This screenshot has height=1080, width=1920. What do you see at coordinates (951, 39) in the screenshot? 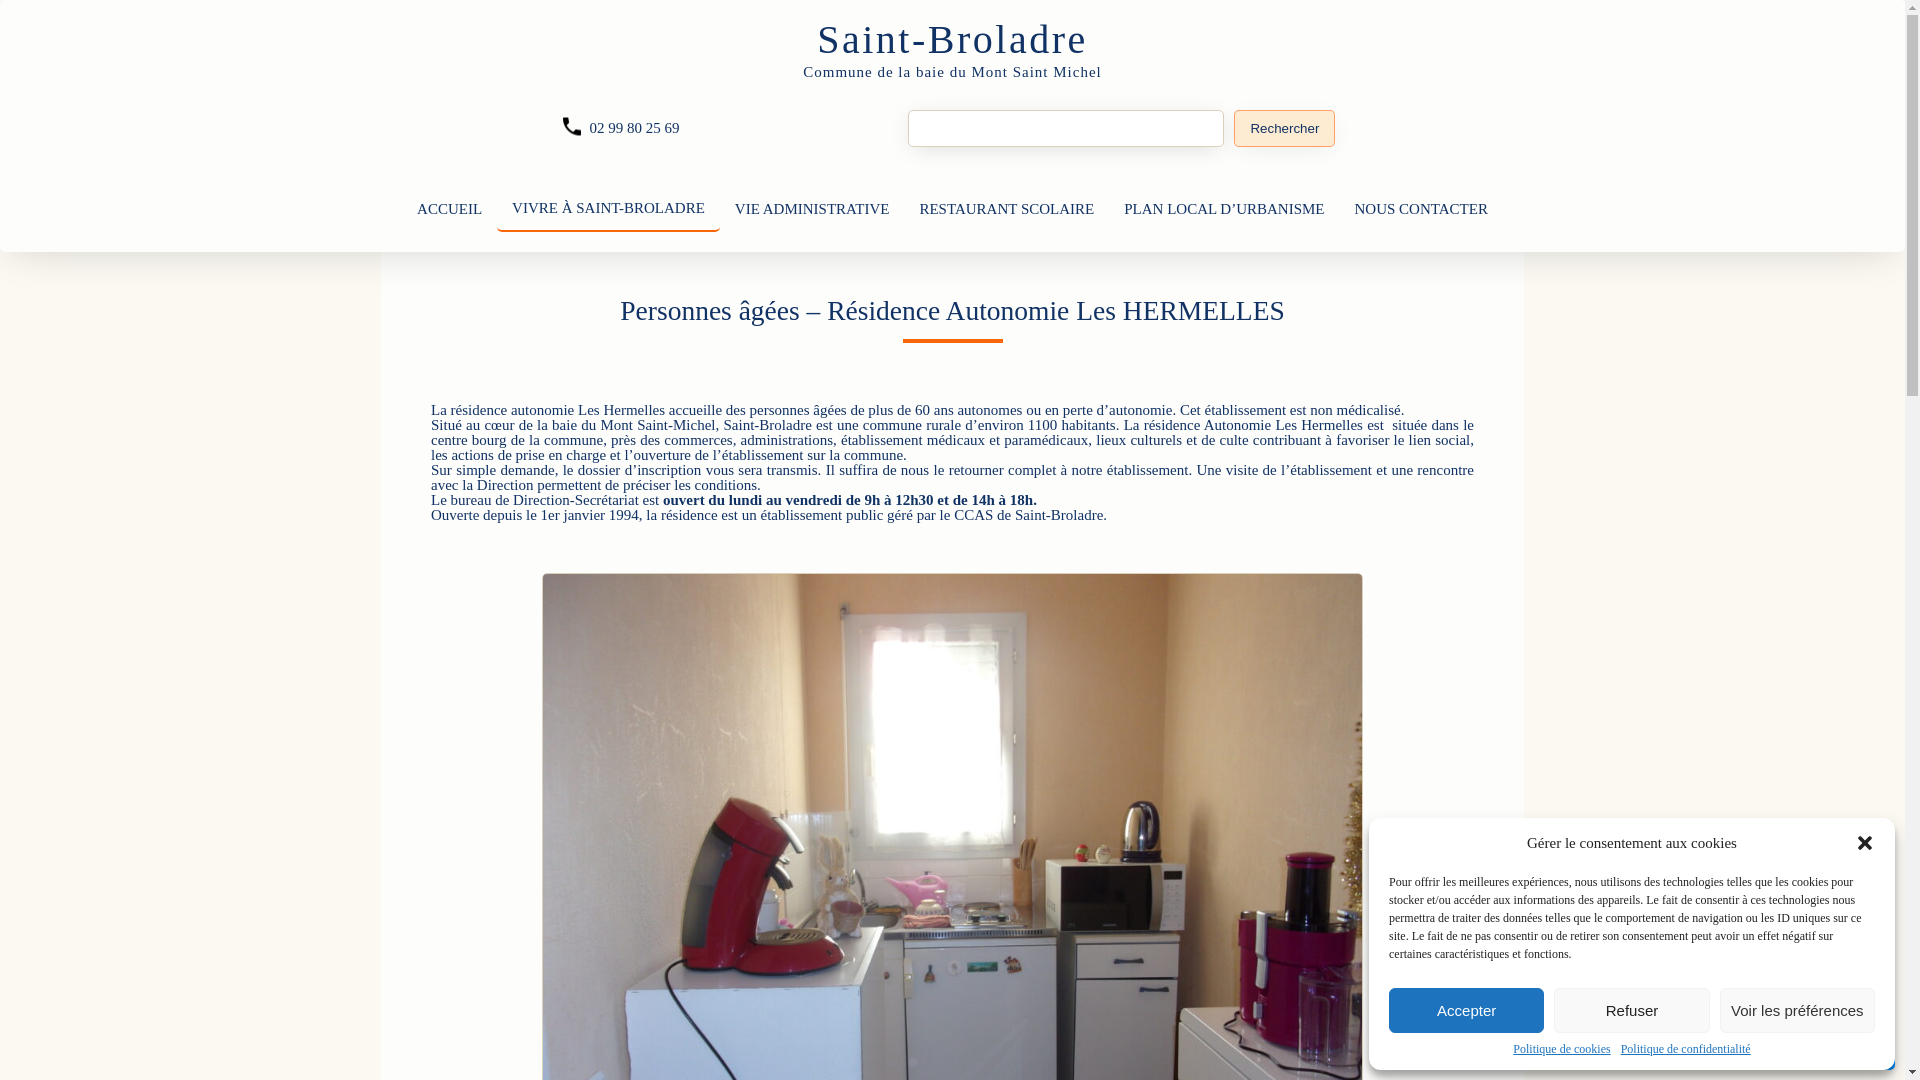
I see `'Saint-Broladre'` at bounding box center [951, 39].